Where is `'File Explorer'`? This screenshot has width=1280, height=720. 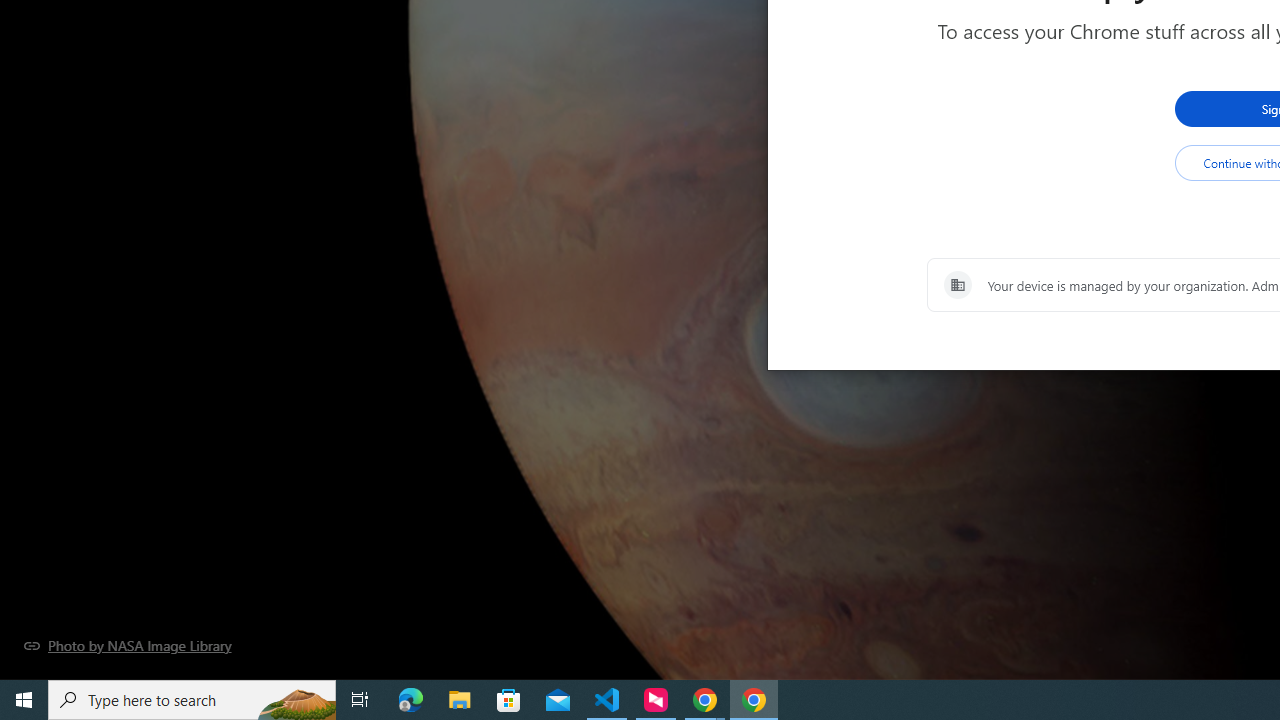 'File Explorer' is located at coordinates (459, 698).